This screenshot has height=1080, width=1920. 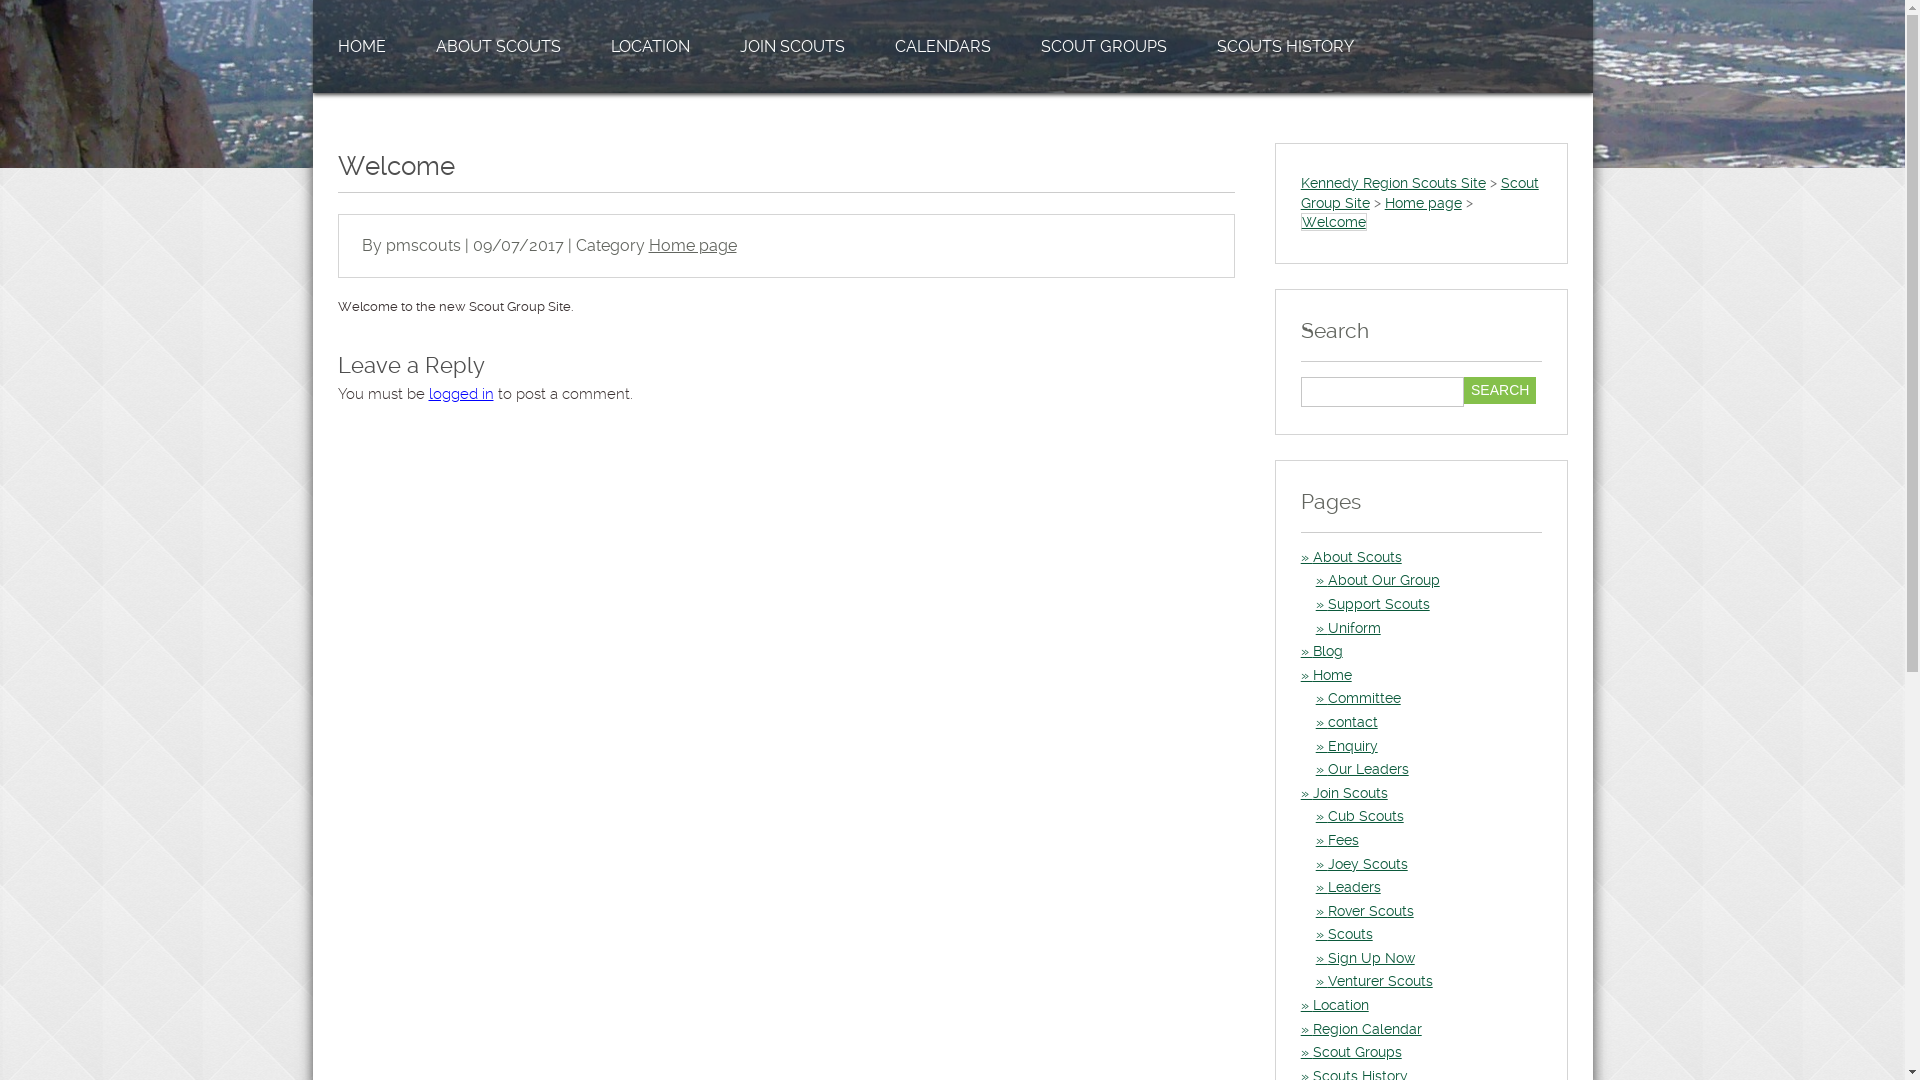 What do you see at coordinates (1364, 956) in the screenshot?
I see `'Sign Up Now'` at bounding box center [1364, 956].